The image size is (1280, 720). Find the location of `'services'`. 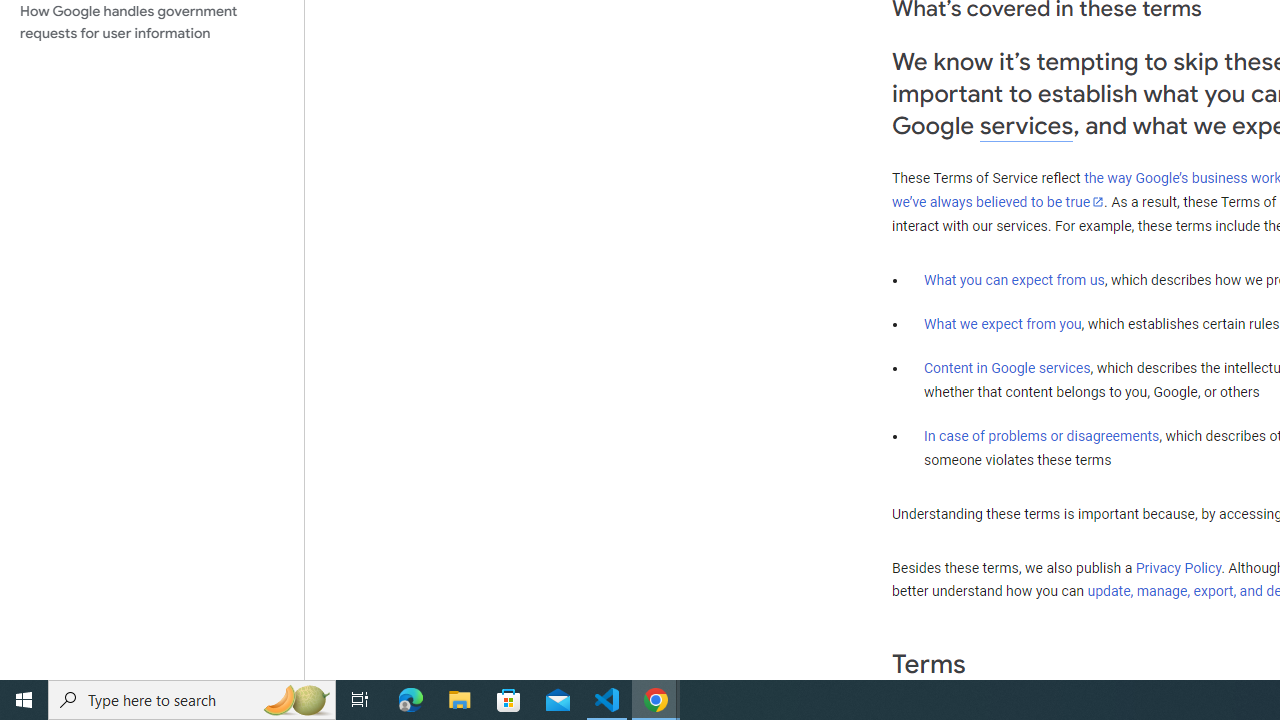

'services' is located at coordinates (1026, 125).